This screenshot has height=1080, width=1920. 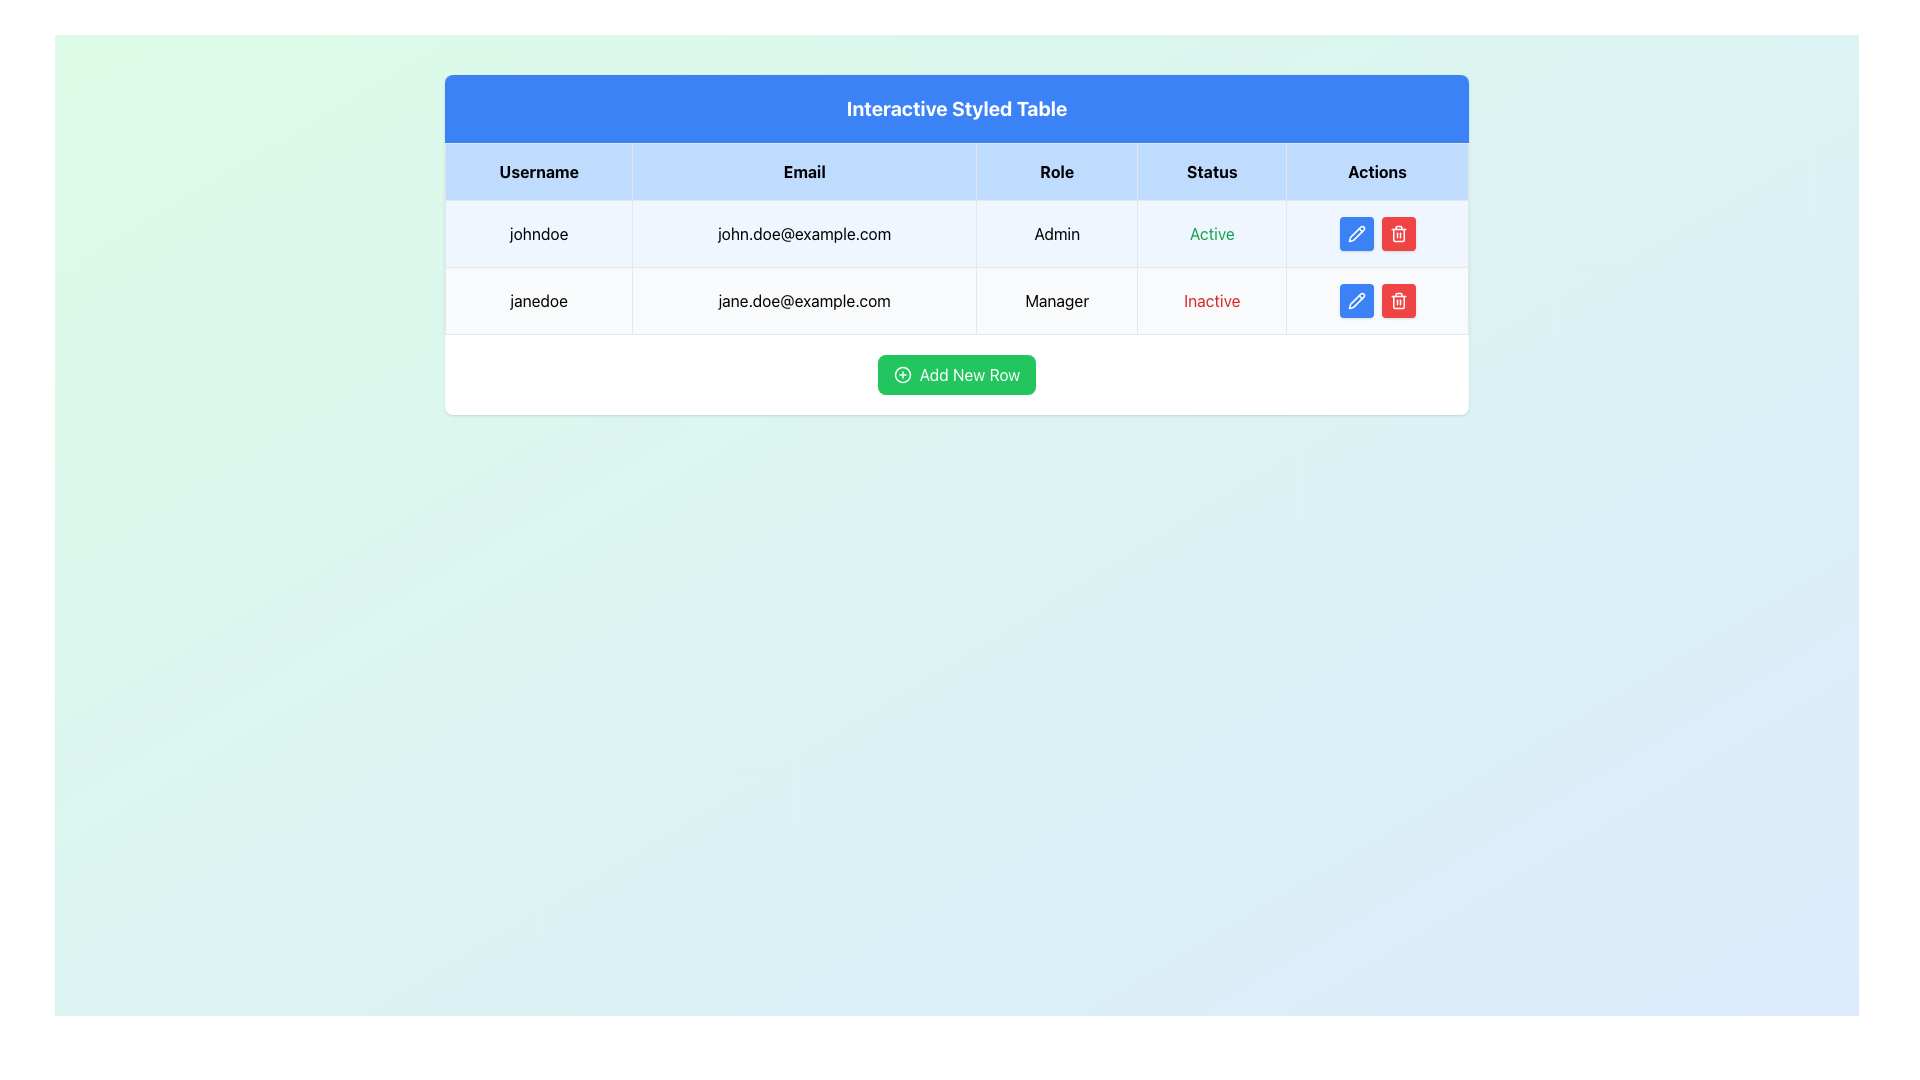 What do you see at coordinates (1056, 233) in the screenshot?
I see `the 'Role' text label for user 'johndoe' located in the third column of the first row` at bounding box center [1056, 233].